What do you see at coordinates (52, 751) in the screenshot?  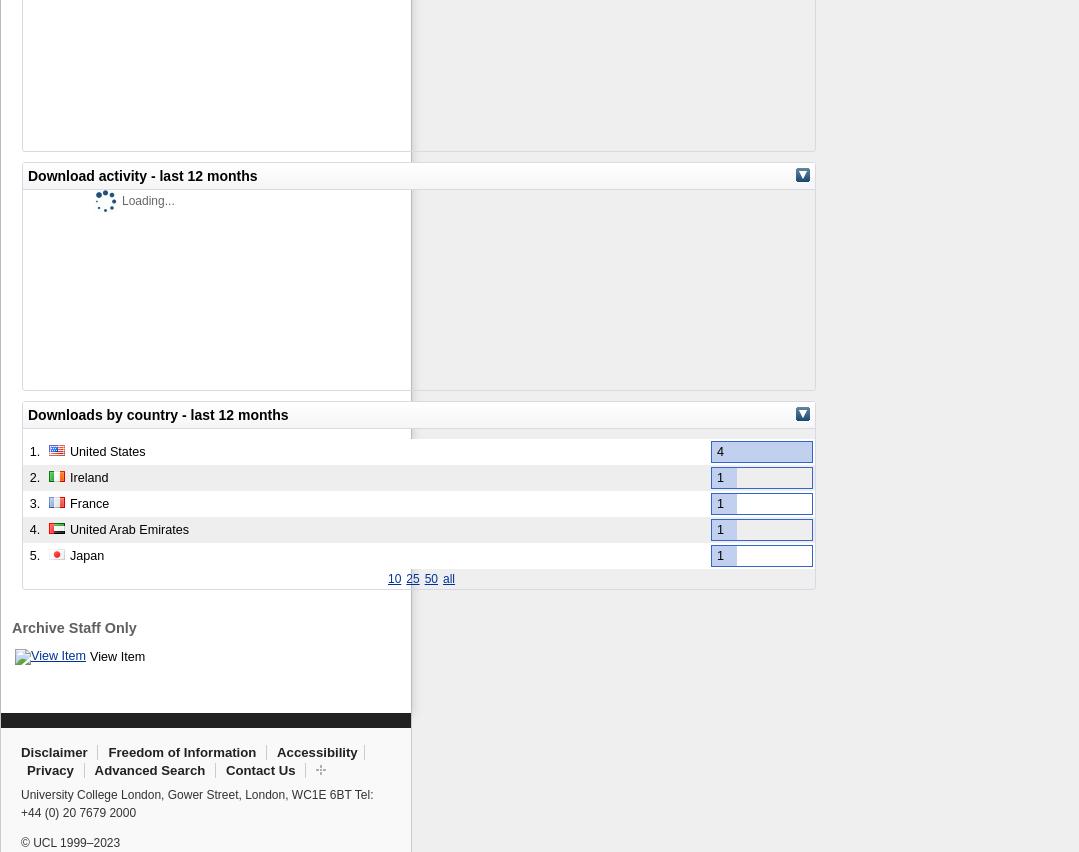 I see `'Disclaimer'` at bounding box center [52, 751].